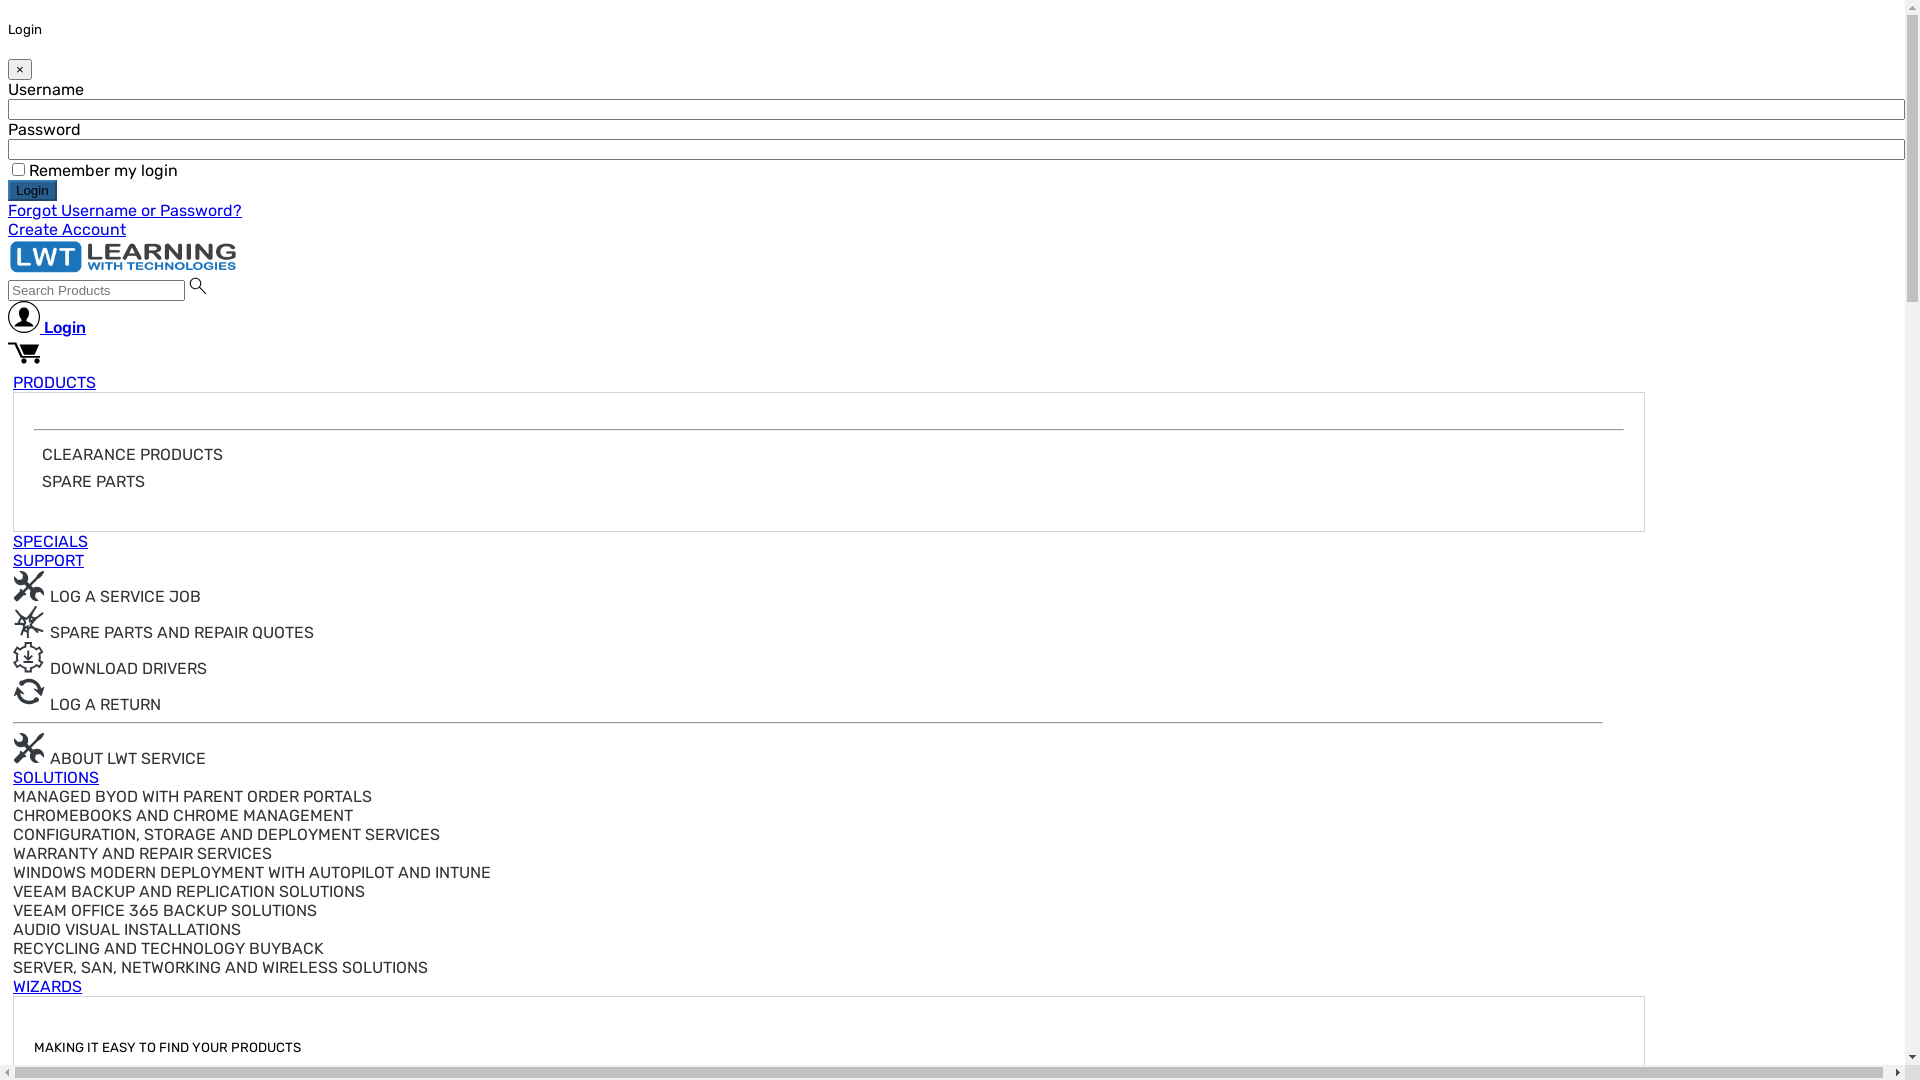 Image resolution: width=1920 pixels, height=1080 pixels. Describe the element at coordinates (108, 758) in the screenshot. I see `'ABOUT LWT SERVICE'` at that location.